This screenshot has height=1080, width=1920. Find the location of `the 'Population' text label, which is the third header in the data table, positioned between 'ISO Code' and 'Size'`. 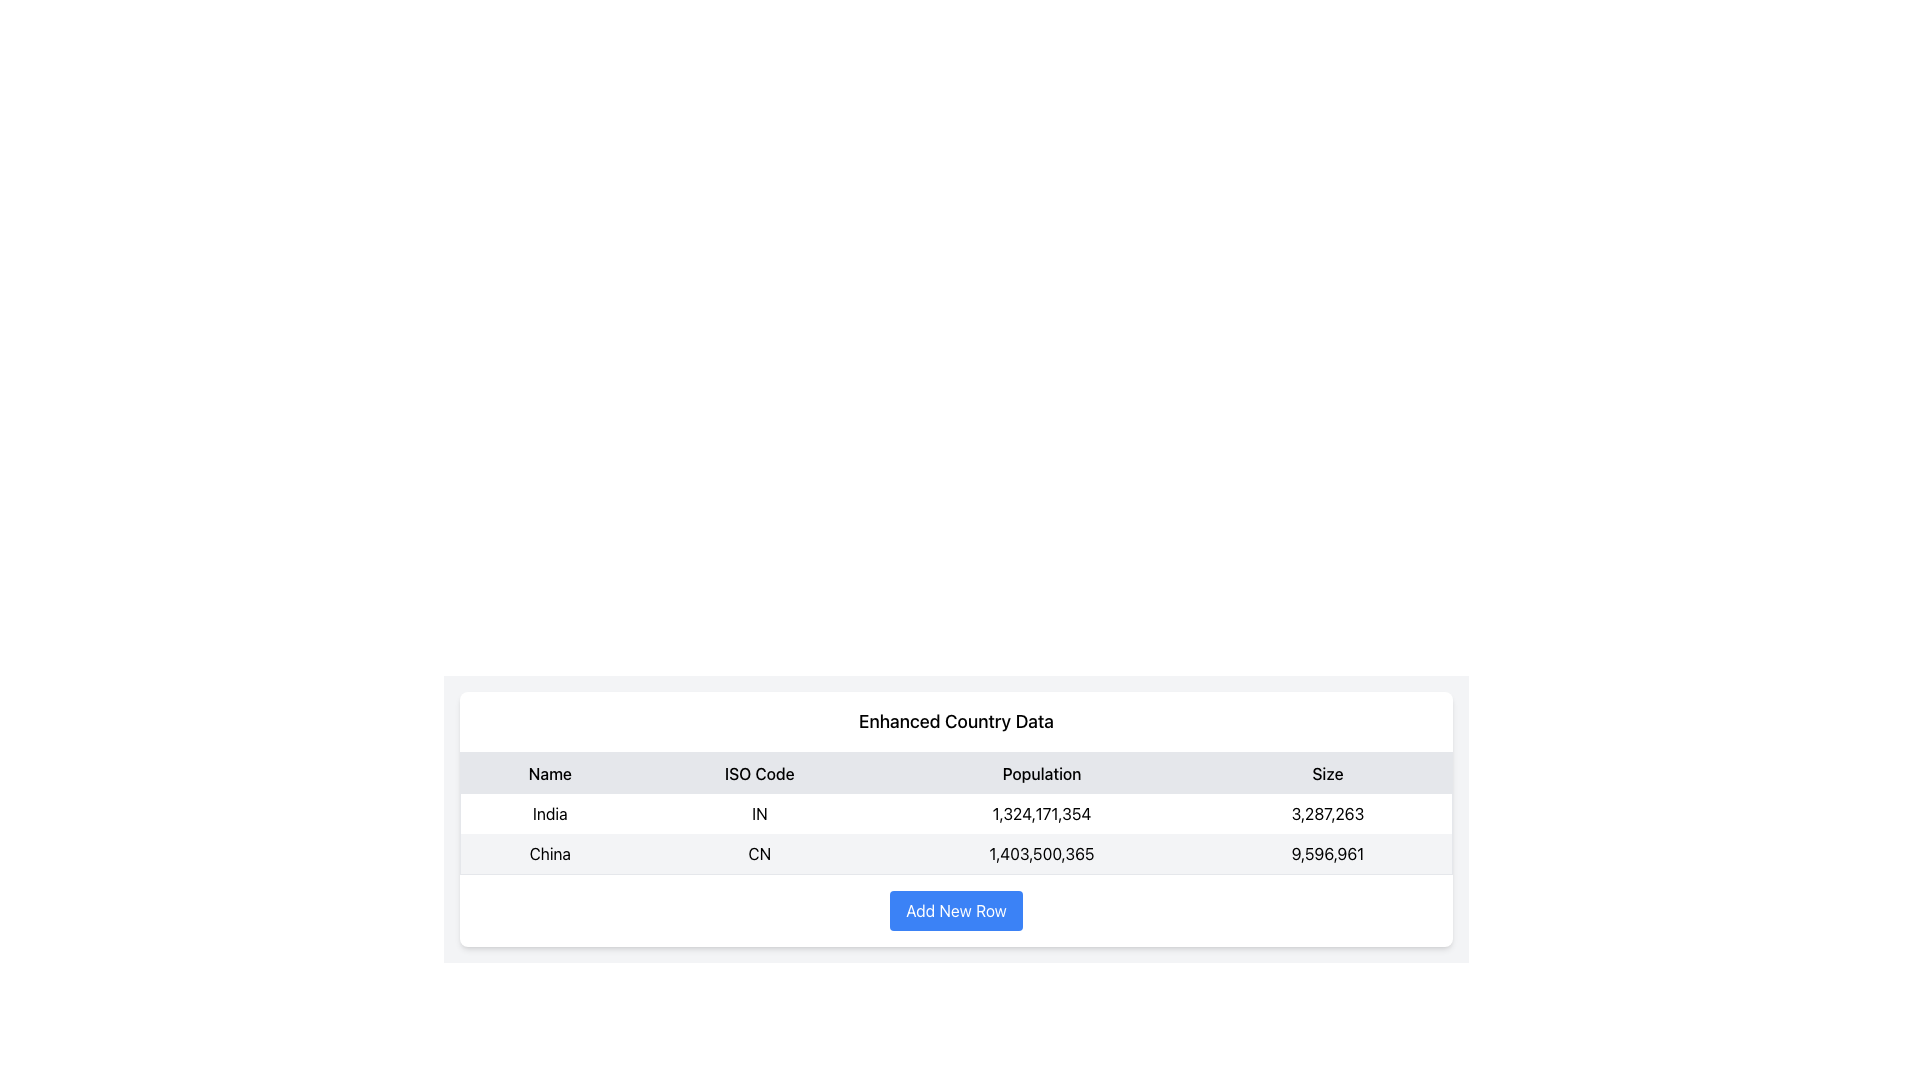

the 'Population' text label, which is the third header in the data table, positioned between 'ISO Code' and 'Size' is located at coordinates (1040, 772).